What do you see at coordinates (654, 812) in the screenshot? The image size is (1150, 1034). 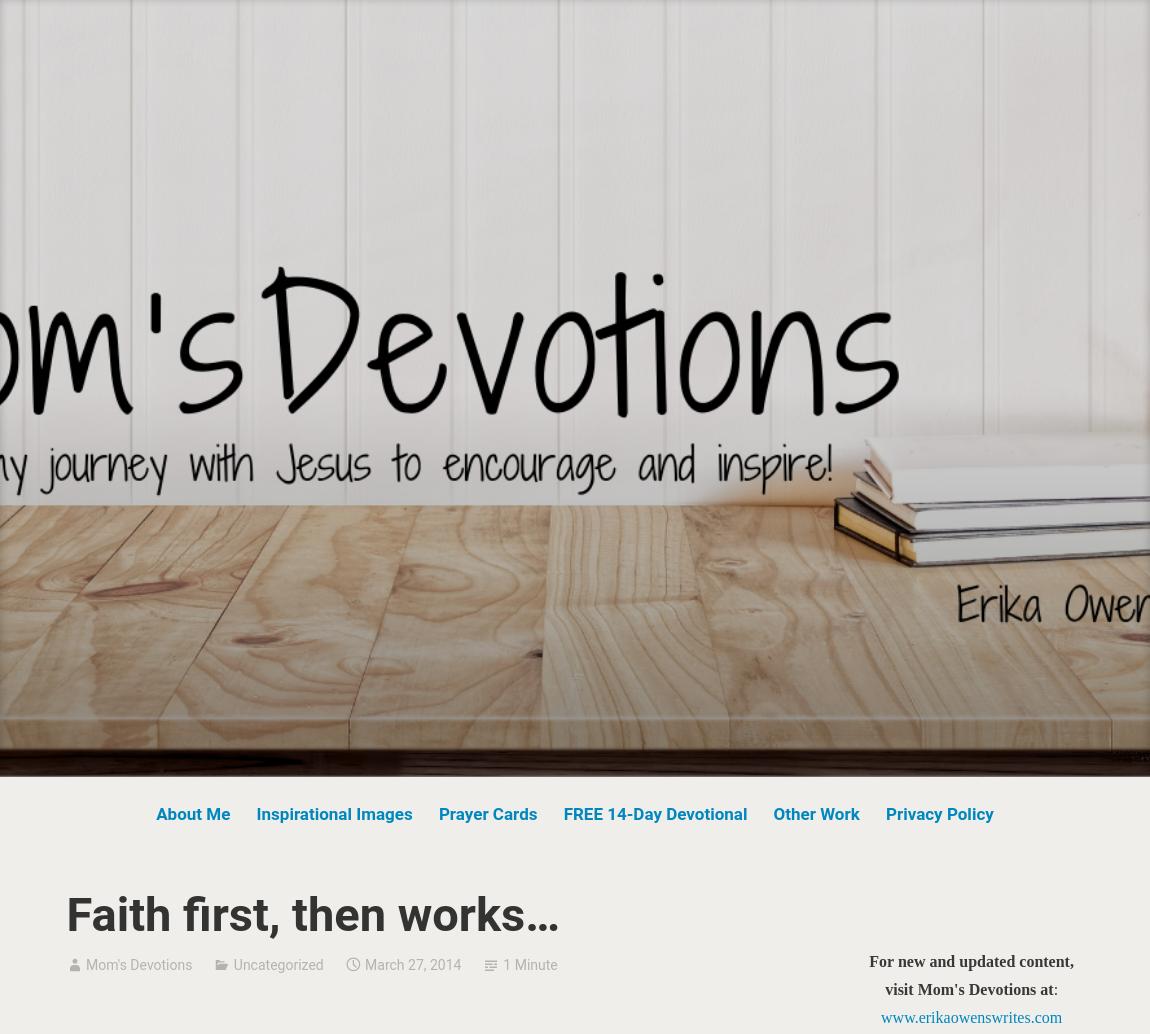 I see `'FREE 14-Day Devotional'` at bounding box center [654, 812].